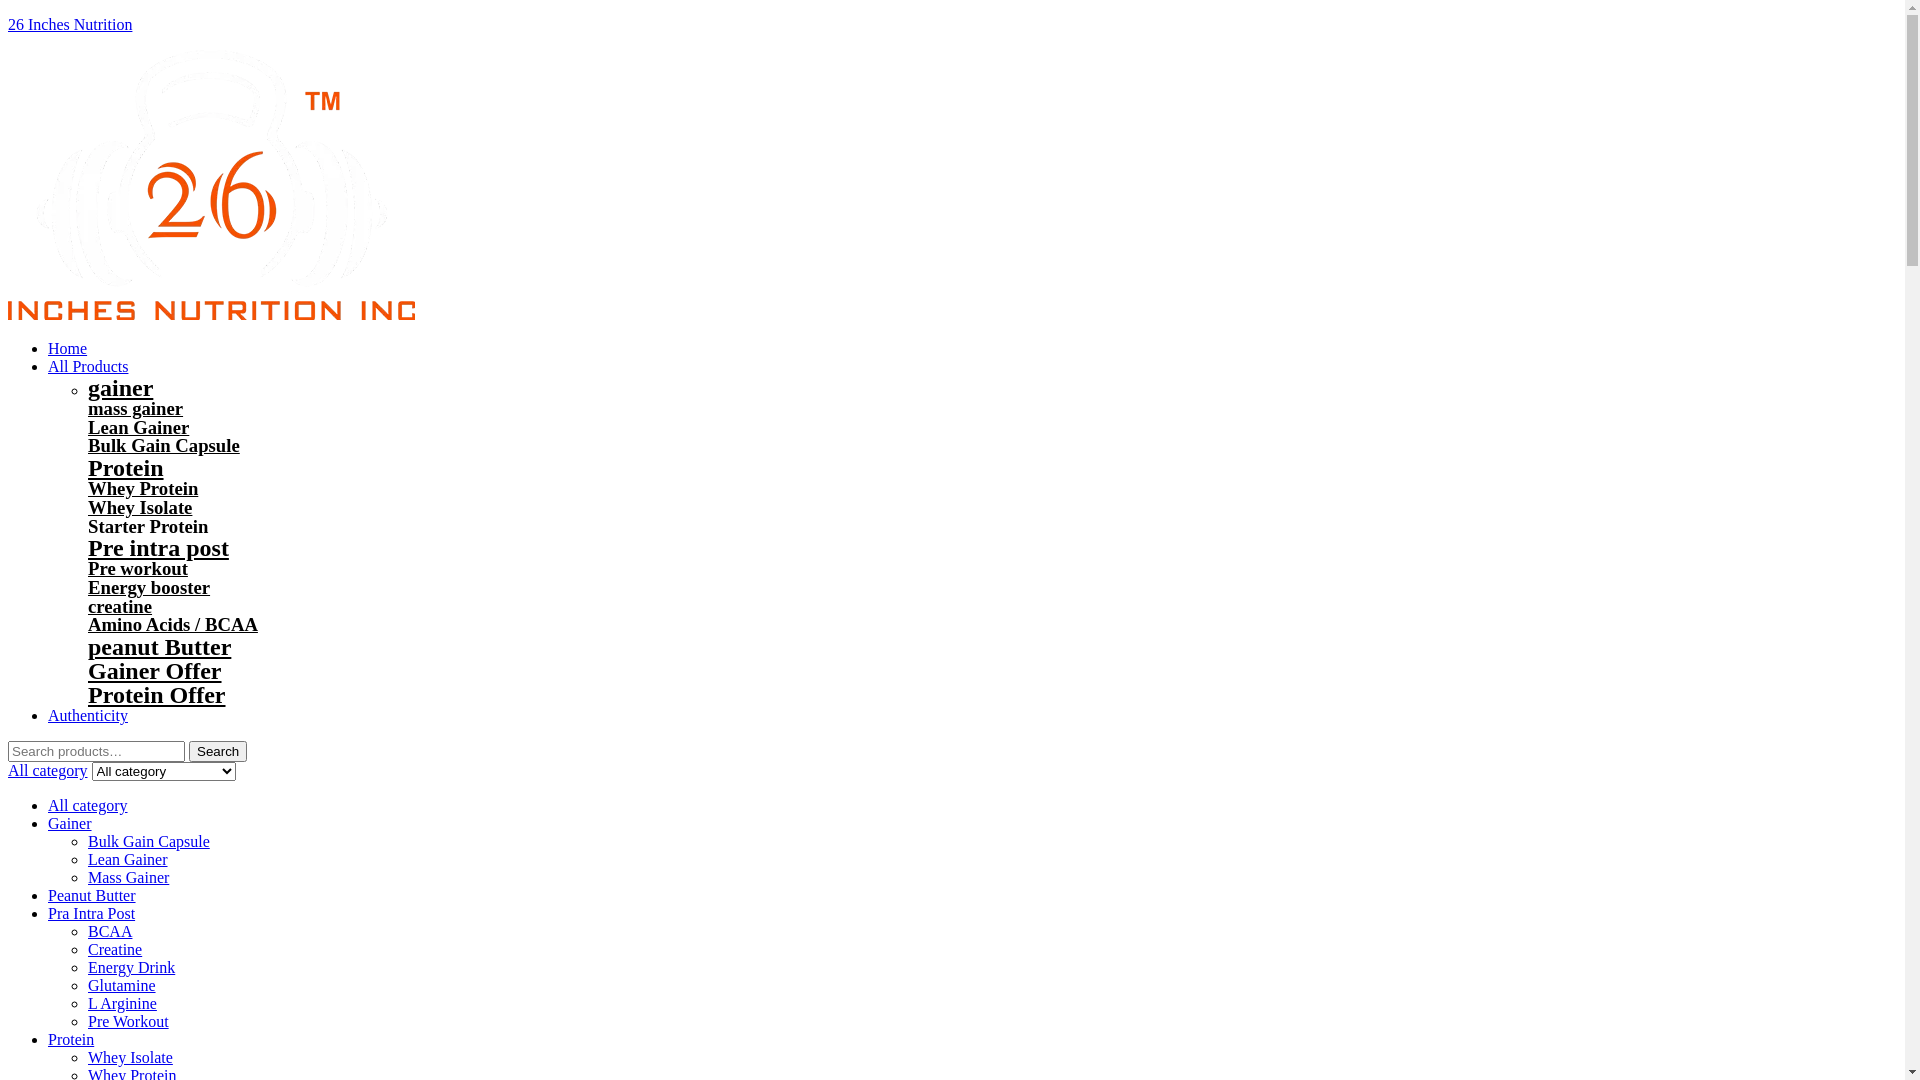 The image size is (1920, 1080). I want to click on 'BCAA', so click(86, 931).